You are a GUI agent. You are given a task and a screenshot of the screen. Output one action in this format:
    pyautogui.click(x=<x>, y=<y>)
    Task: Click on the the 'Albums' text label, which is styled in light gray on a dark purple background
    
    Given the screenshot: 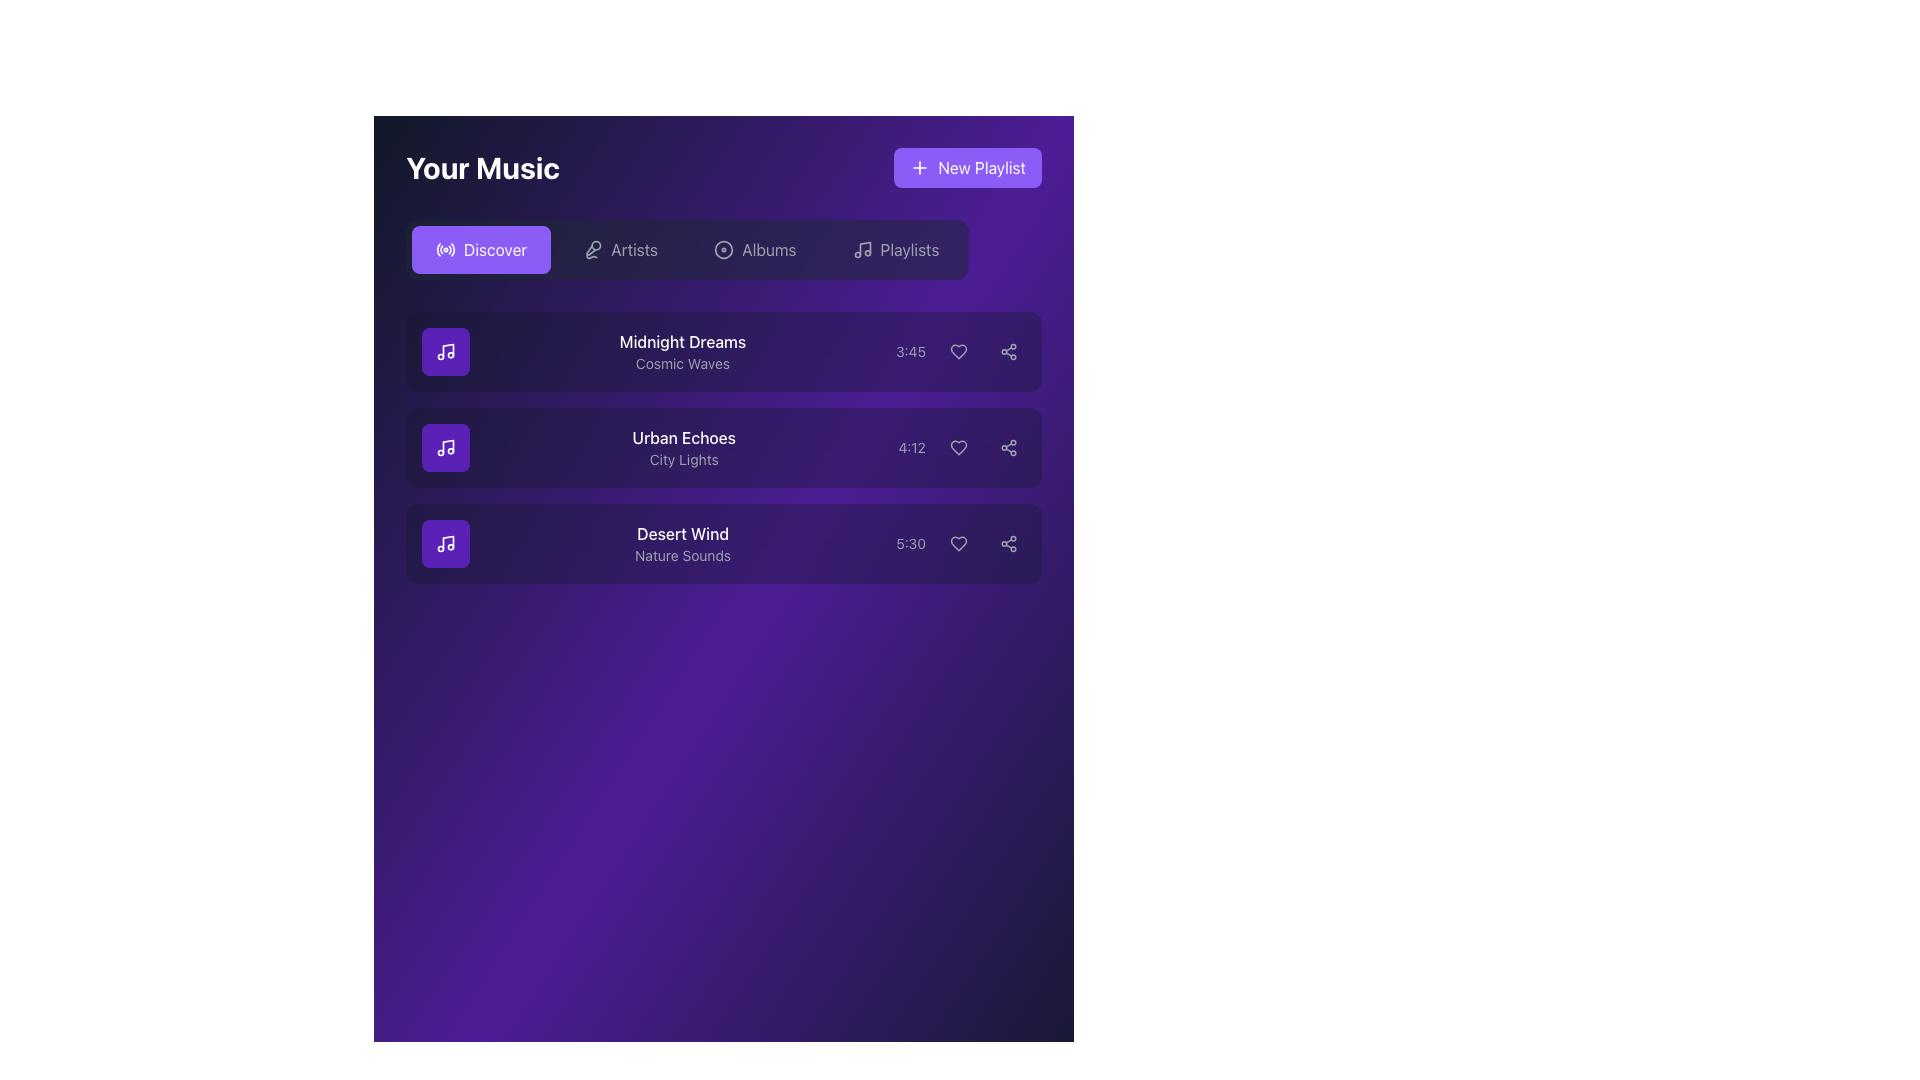 What is the action you would take?
    pyautogui.click(x=768, y=249)
    